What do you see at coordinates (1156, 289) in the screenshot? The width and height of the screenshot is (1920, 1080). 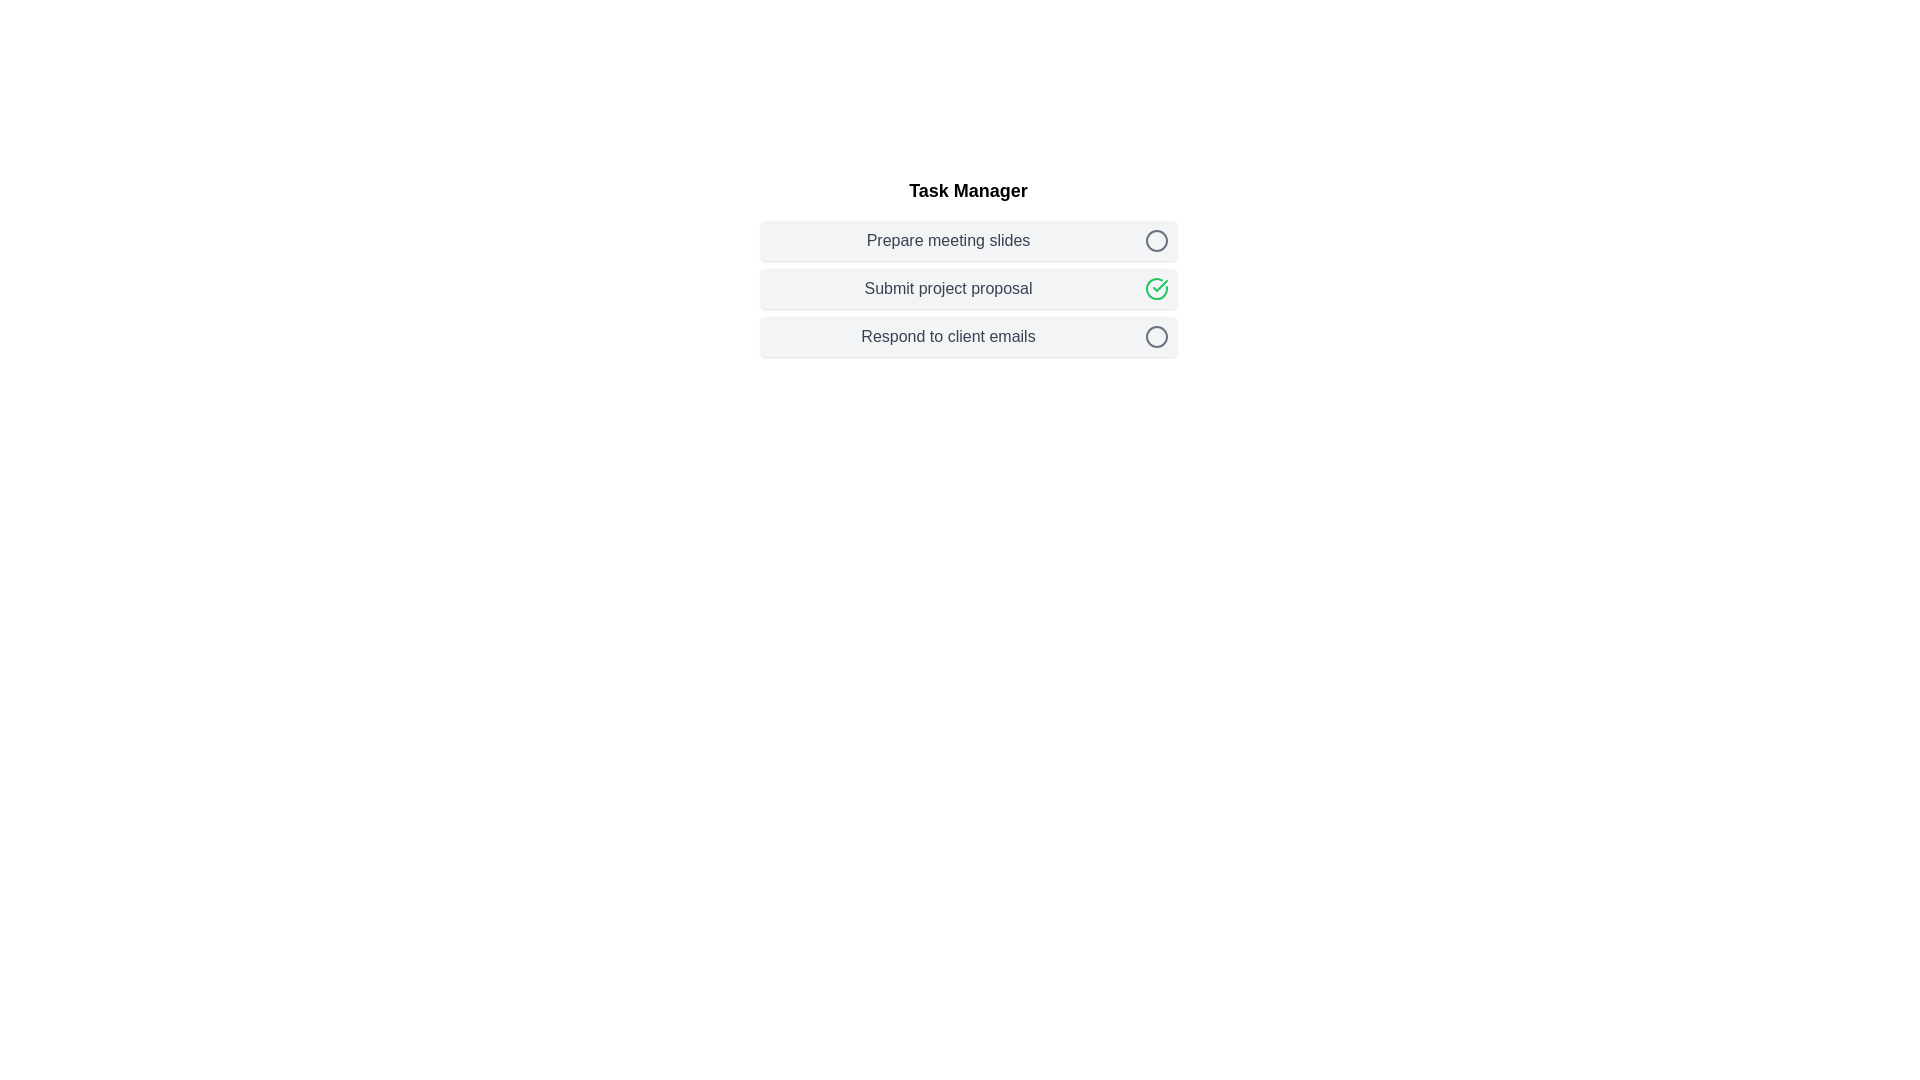 I see `the green circular icon with a checkmark located to the right of the text 'Submit project proposal' in the second row of a three-row list` at bounding box center [1156, 289].